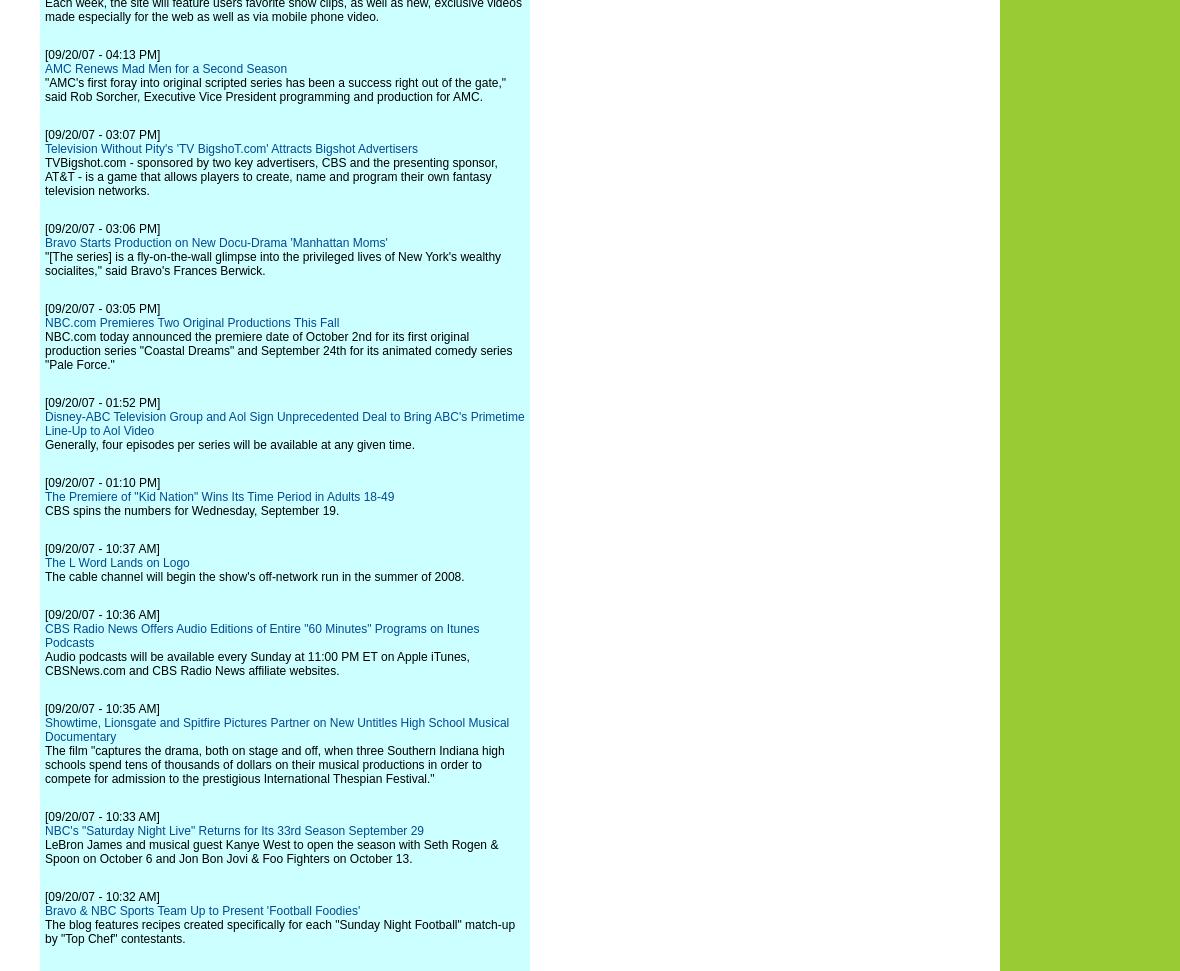 This screenshot has height=971, width=1180. Describe the element at coordinates (231, 149) in the screenshot. I see `'Television Without Pity's 'TV BigshoT.com' Attracts Bigshot Advertisers'` at that location.